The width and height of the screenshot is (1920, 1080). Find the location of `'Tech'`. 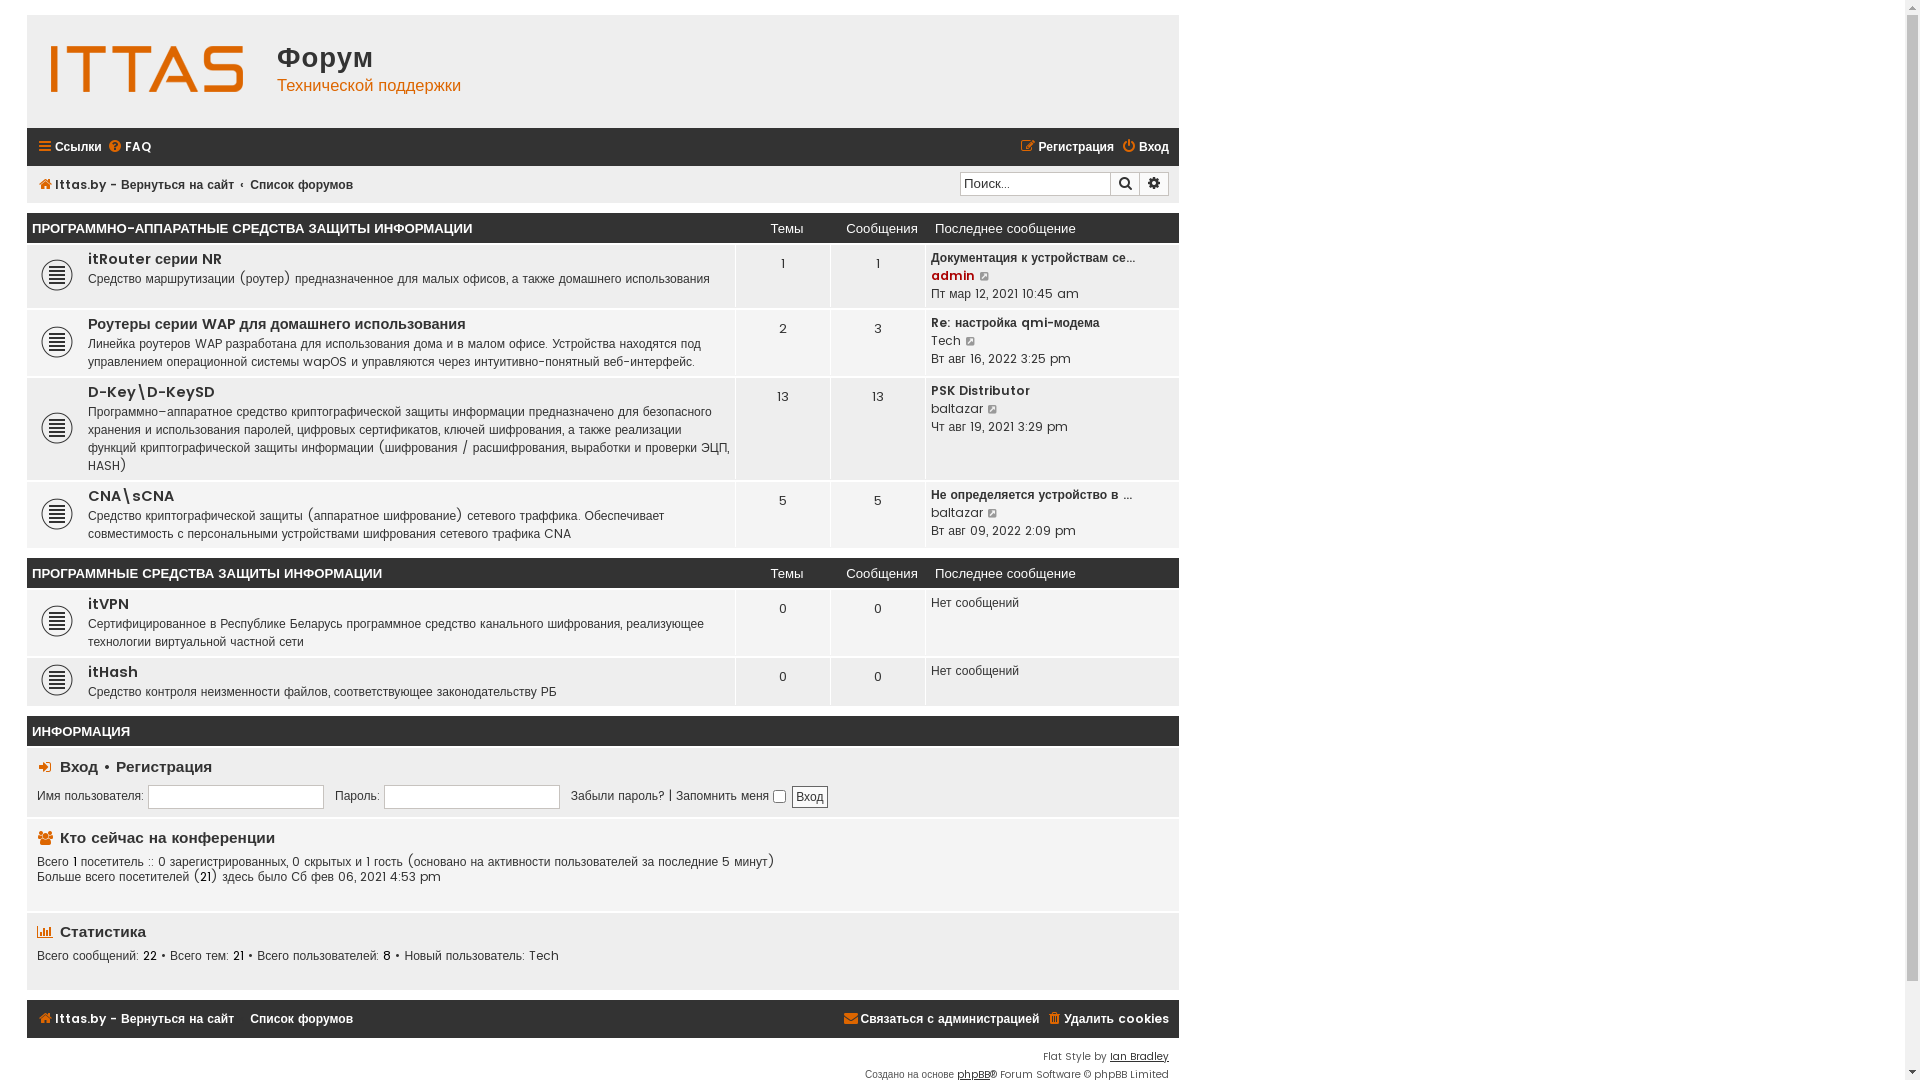

'Tech' is located at coordinates (543, 955).